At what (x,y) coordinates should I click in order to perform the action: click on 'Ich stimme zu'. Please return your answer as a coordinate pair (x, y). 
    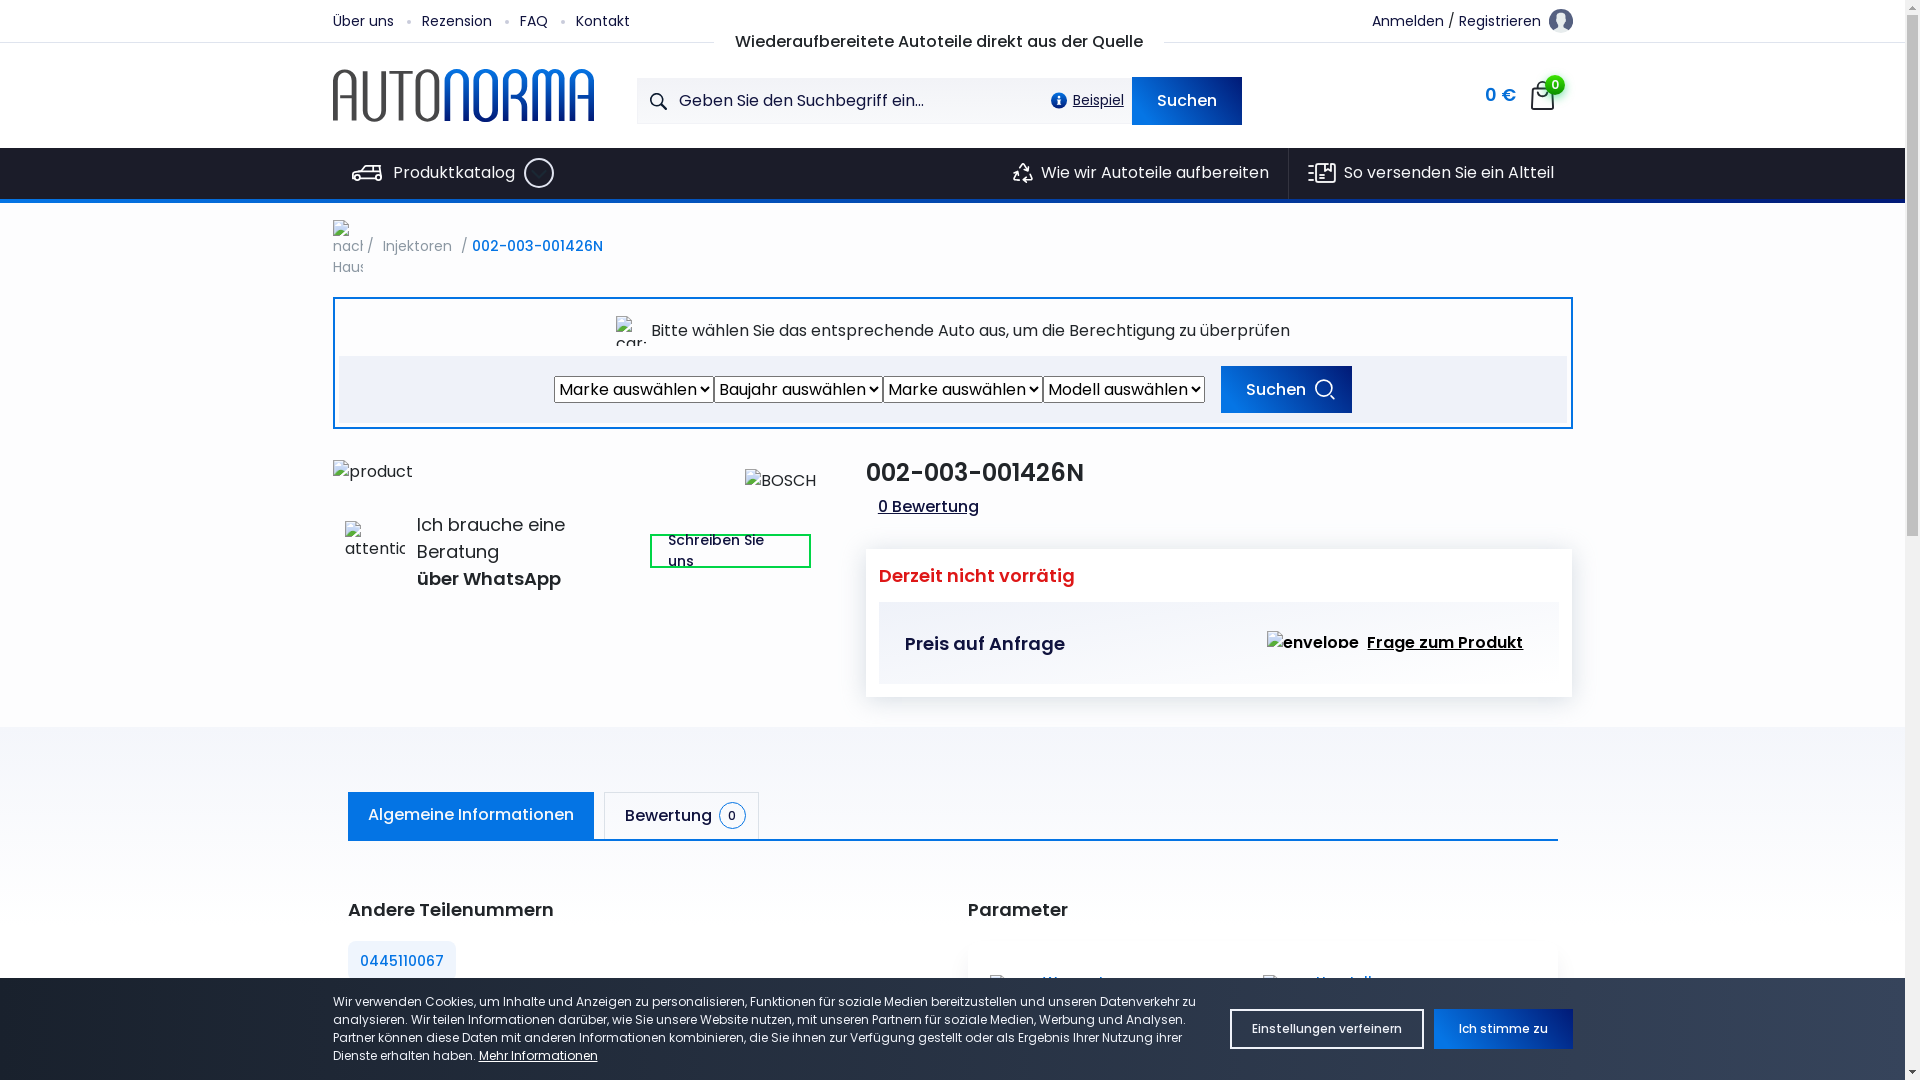
    Looking at the image, I should click on (1433, 1029).